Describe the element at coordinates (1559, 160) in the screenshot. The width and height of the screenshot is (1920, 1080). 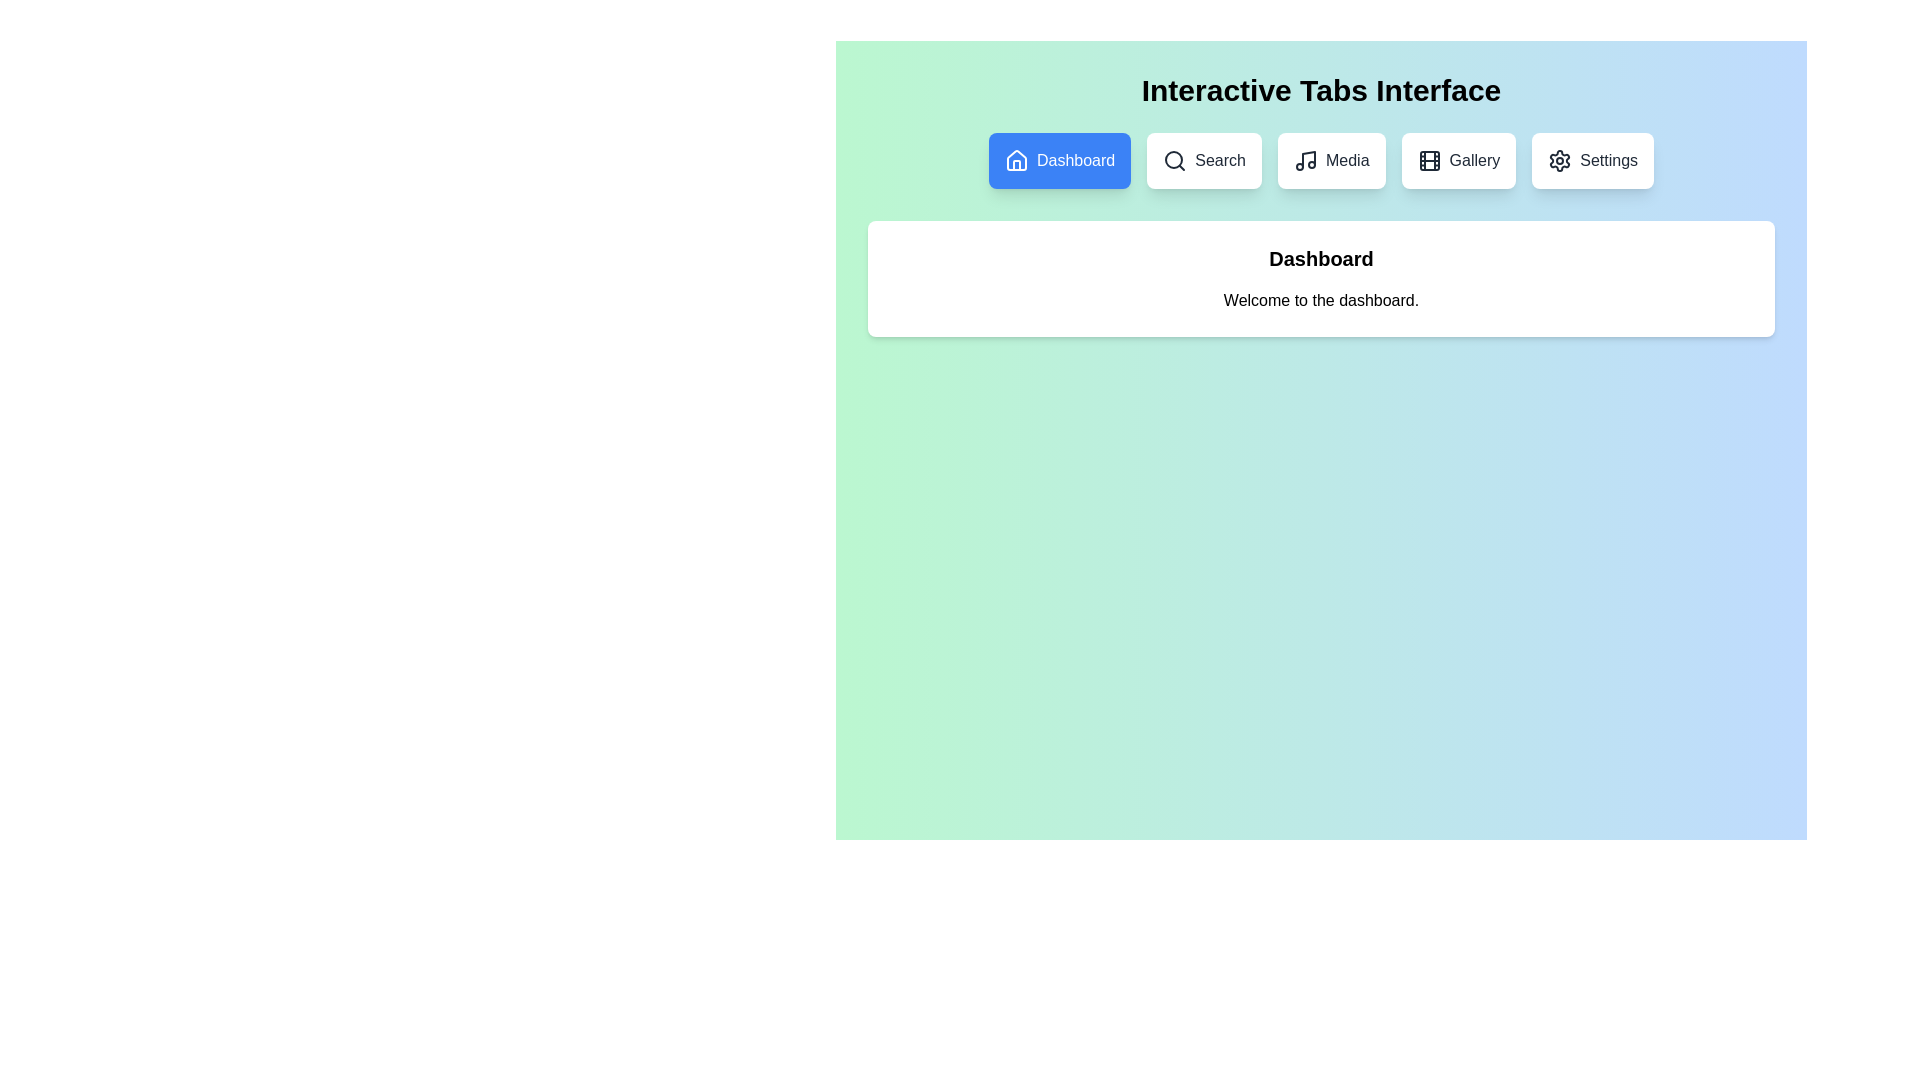
I see `the settings icon, which is a gear-shaped icon located inside the 'Settings' button in the navigation bar at the top right of the interface` at that location.